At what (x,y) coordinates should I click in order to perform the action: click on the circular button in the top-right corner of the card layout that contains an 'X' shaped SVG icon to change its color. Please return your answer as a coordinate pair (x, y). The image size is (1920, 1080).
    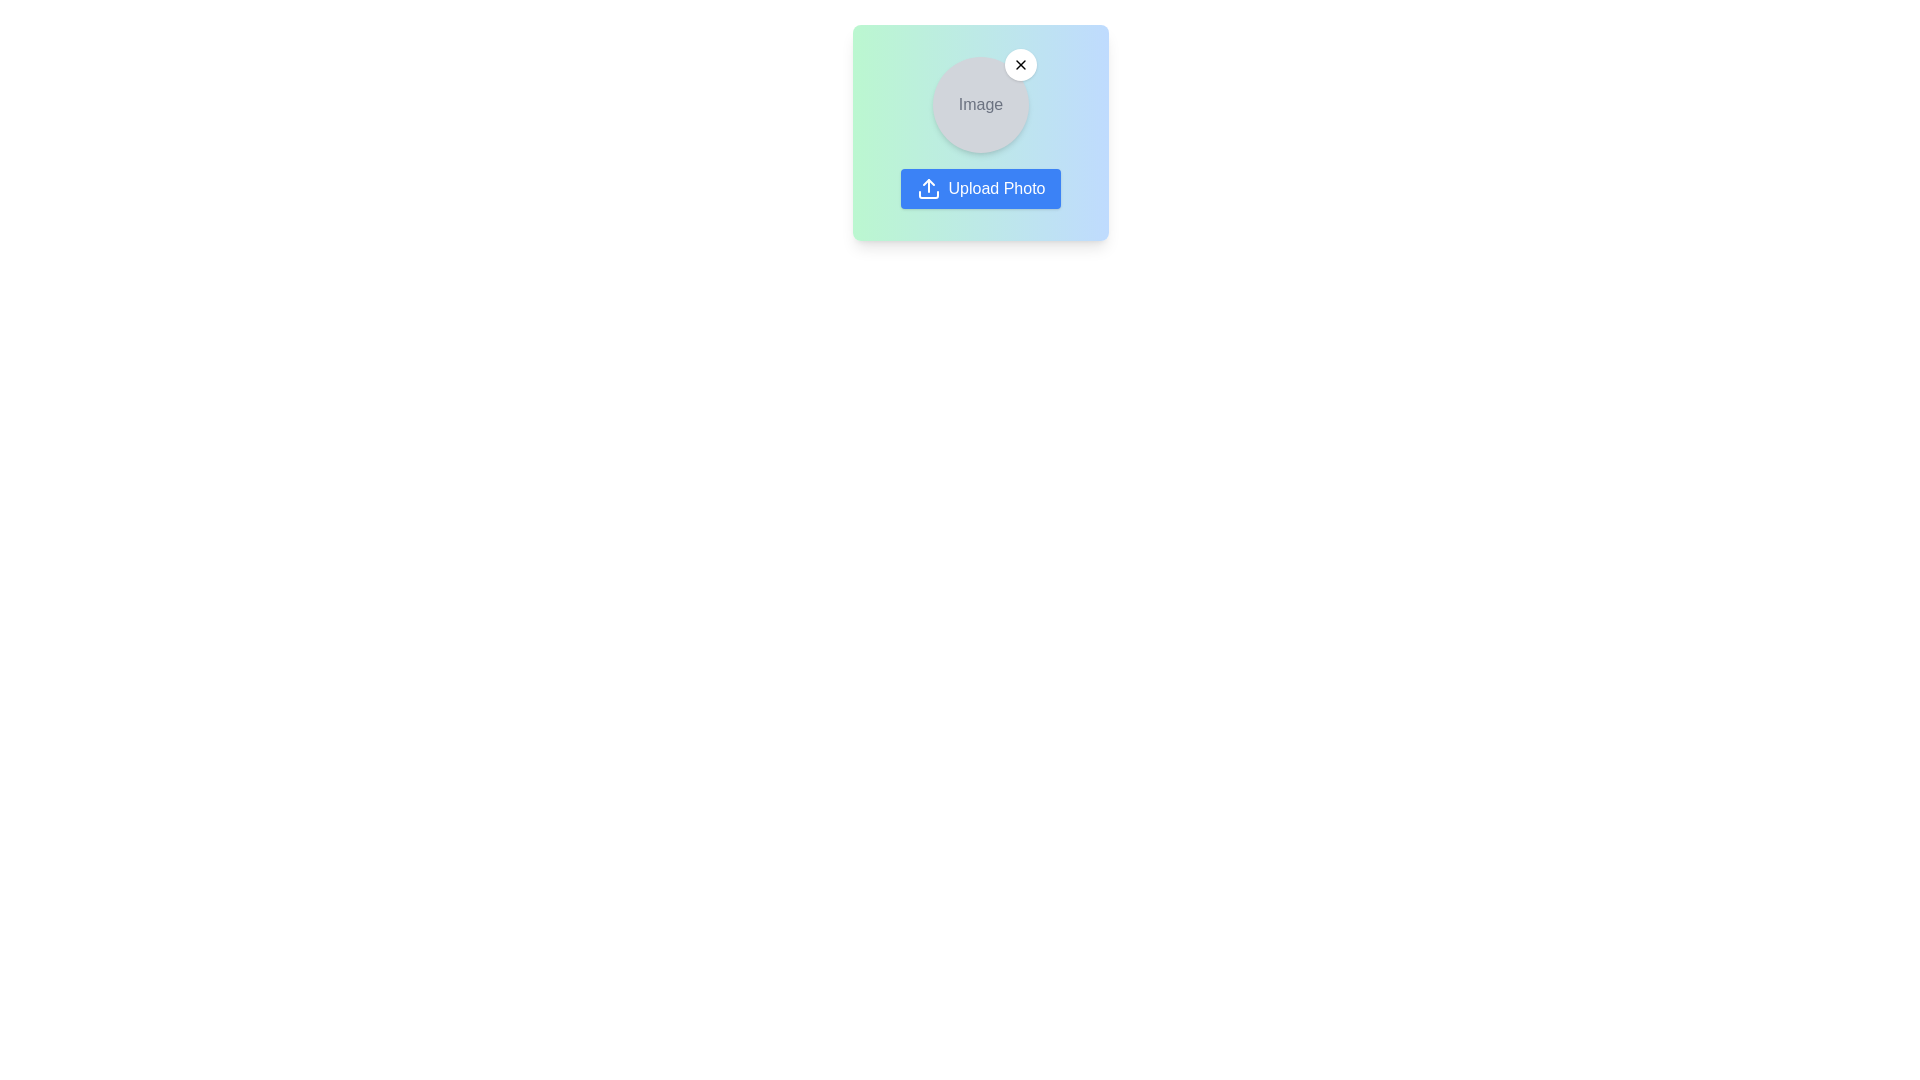
    Looking at the image, I should click on (1021, 64).